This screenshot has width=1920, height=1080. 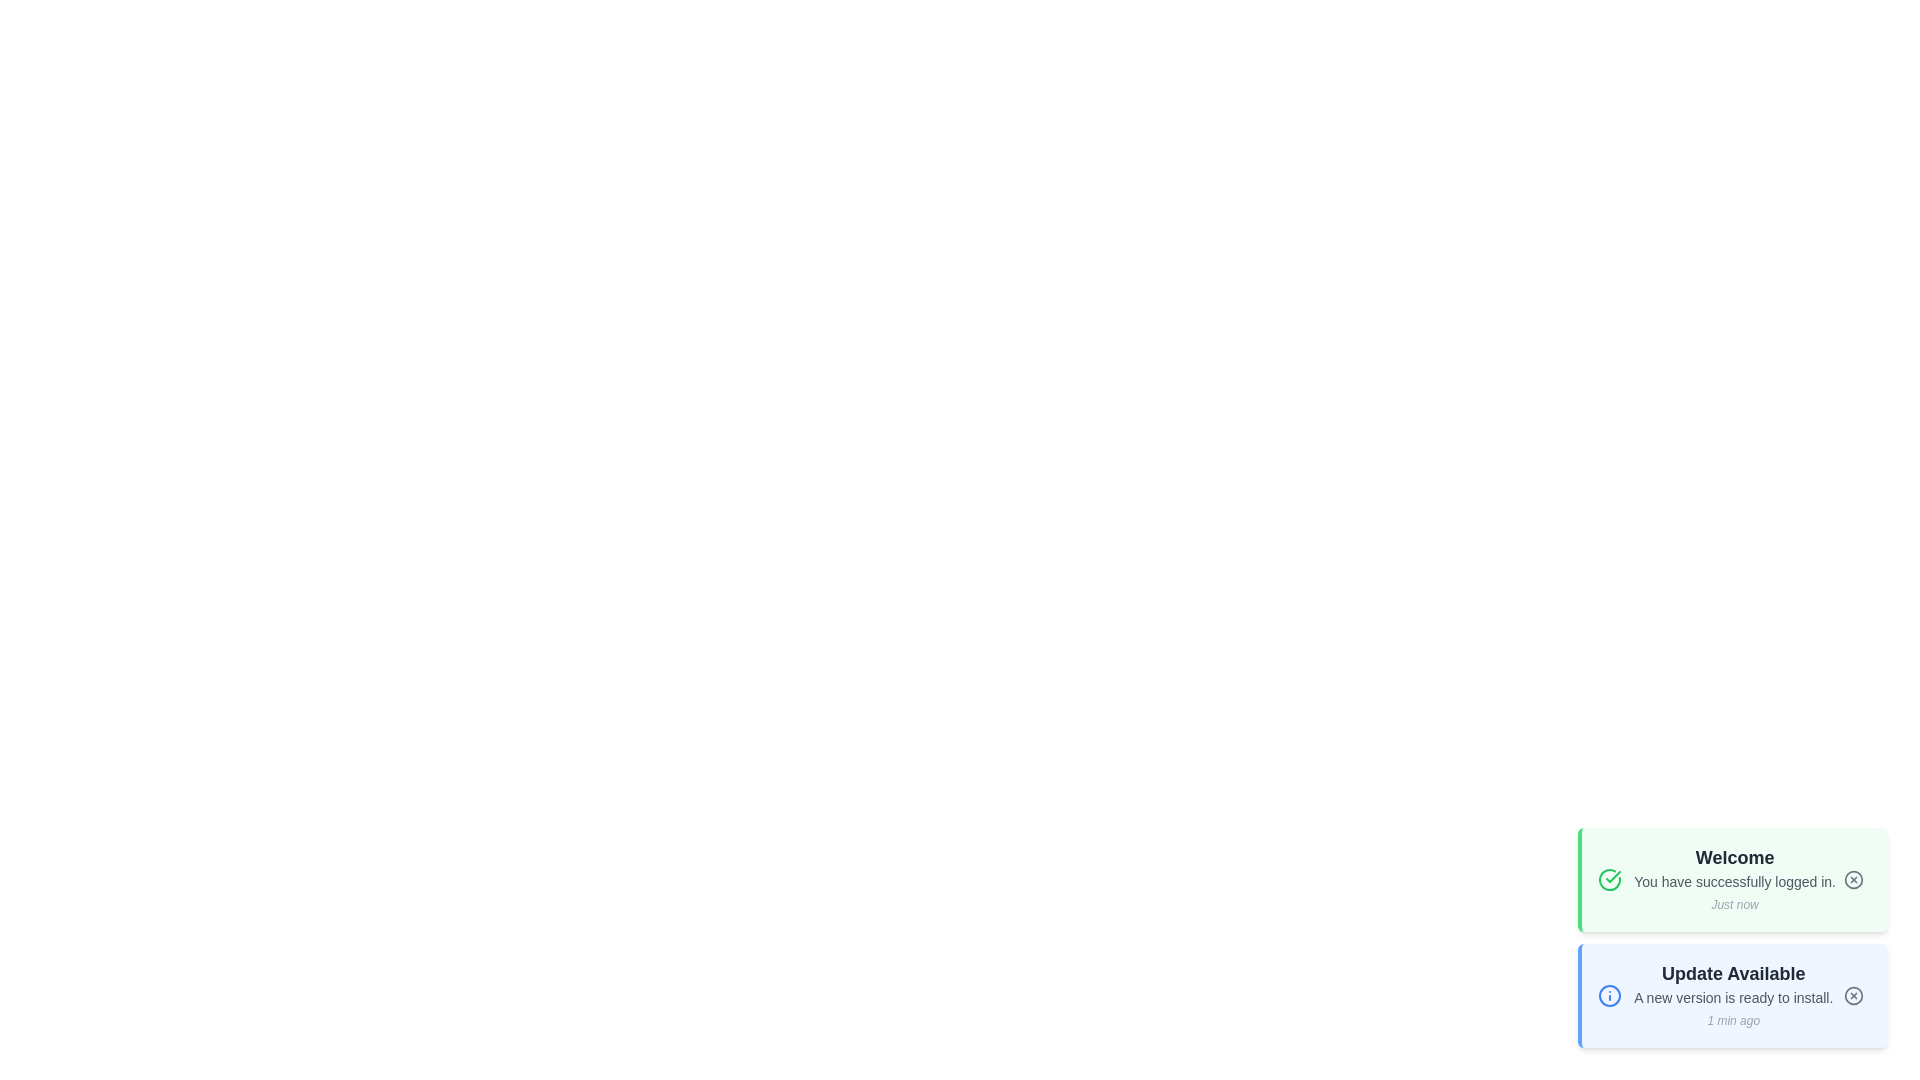 I want to click on the close button of the first notification to dismiss it, so click(x=1852, y=878).